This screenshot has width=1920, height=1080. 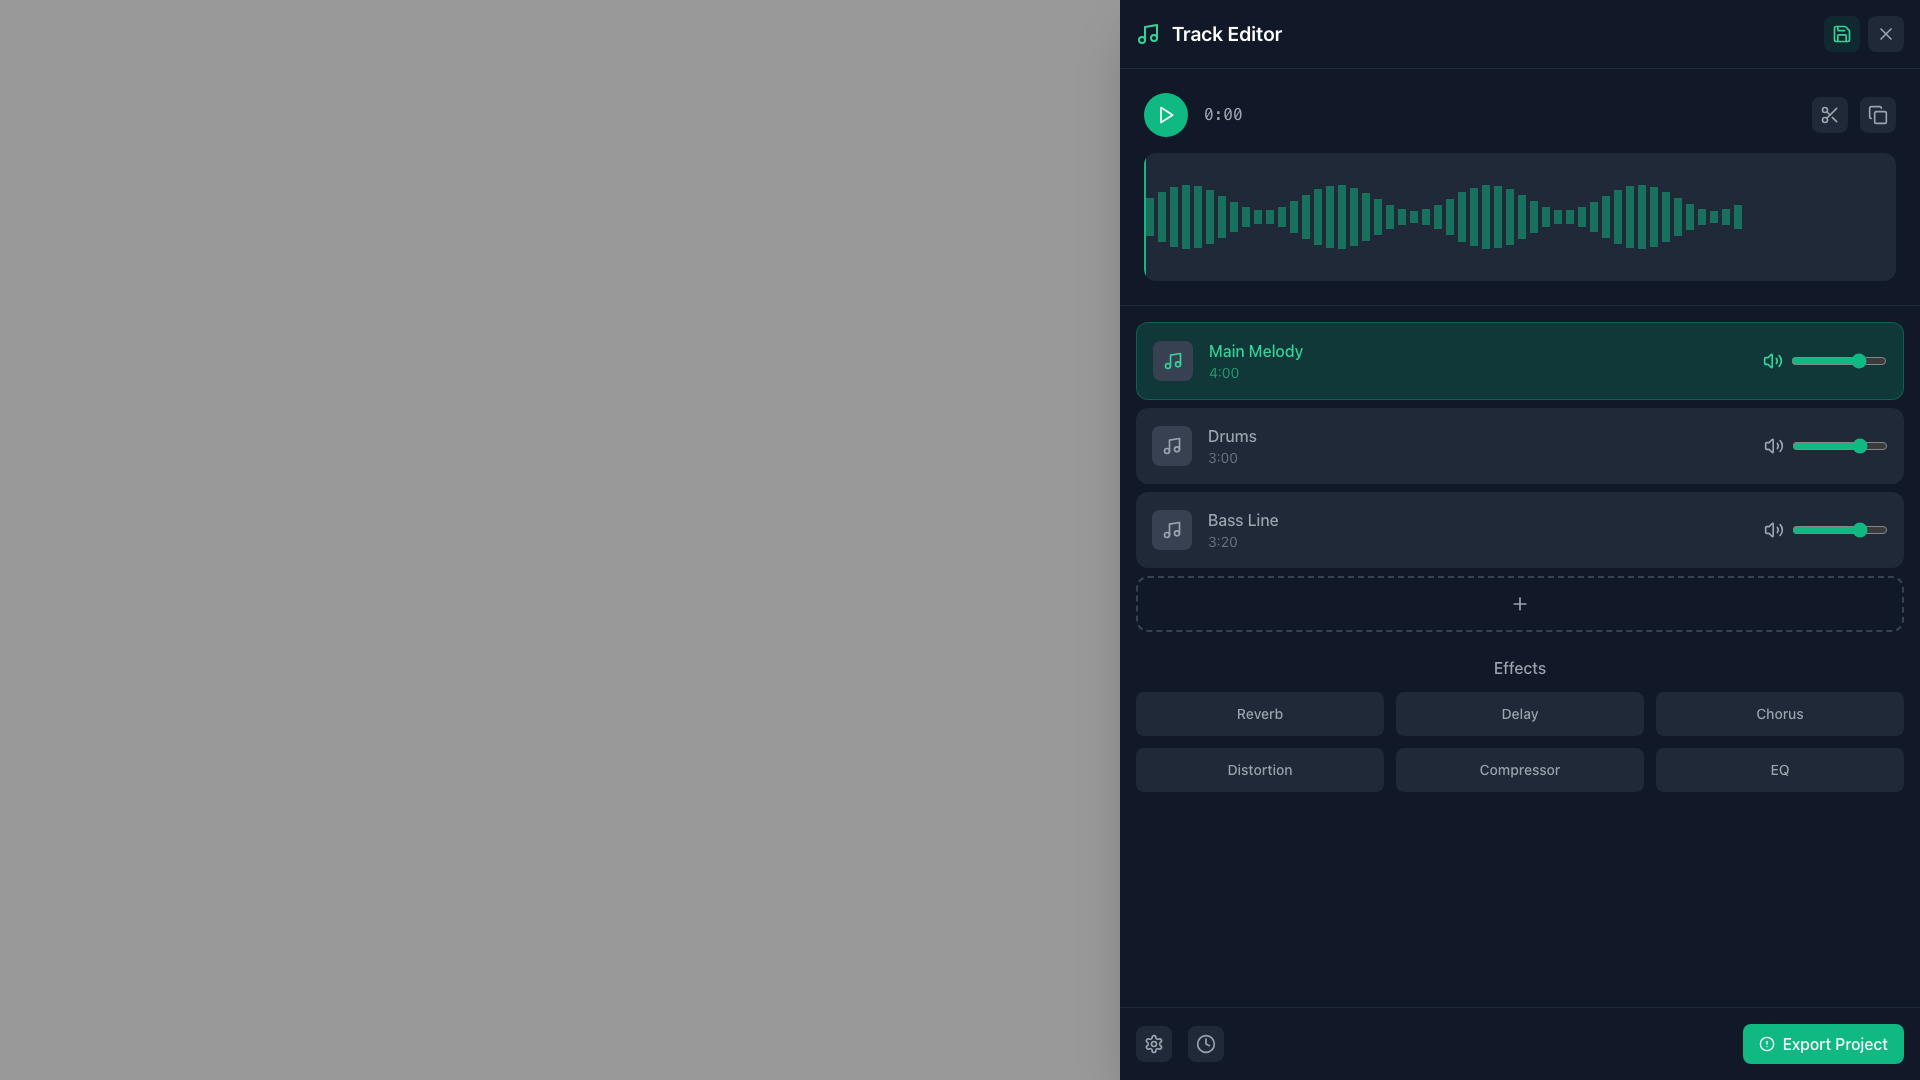 I want to click on the 52nd emerald green vertical rectangle in the waveform-like interface, so click(x=1701, y=216).